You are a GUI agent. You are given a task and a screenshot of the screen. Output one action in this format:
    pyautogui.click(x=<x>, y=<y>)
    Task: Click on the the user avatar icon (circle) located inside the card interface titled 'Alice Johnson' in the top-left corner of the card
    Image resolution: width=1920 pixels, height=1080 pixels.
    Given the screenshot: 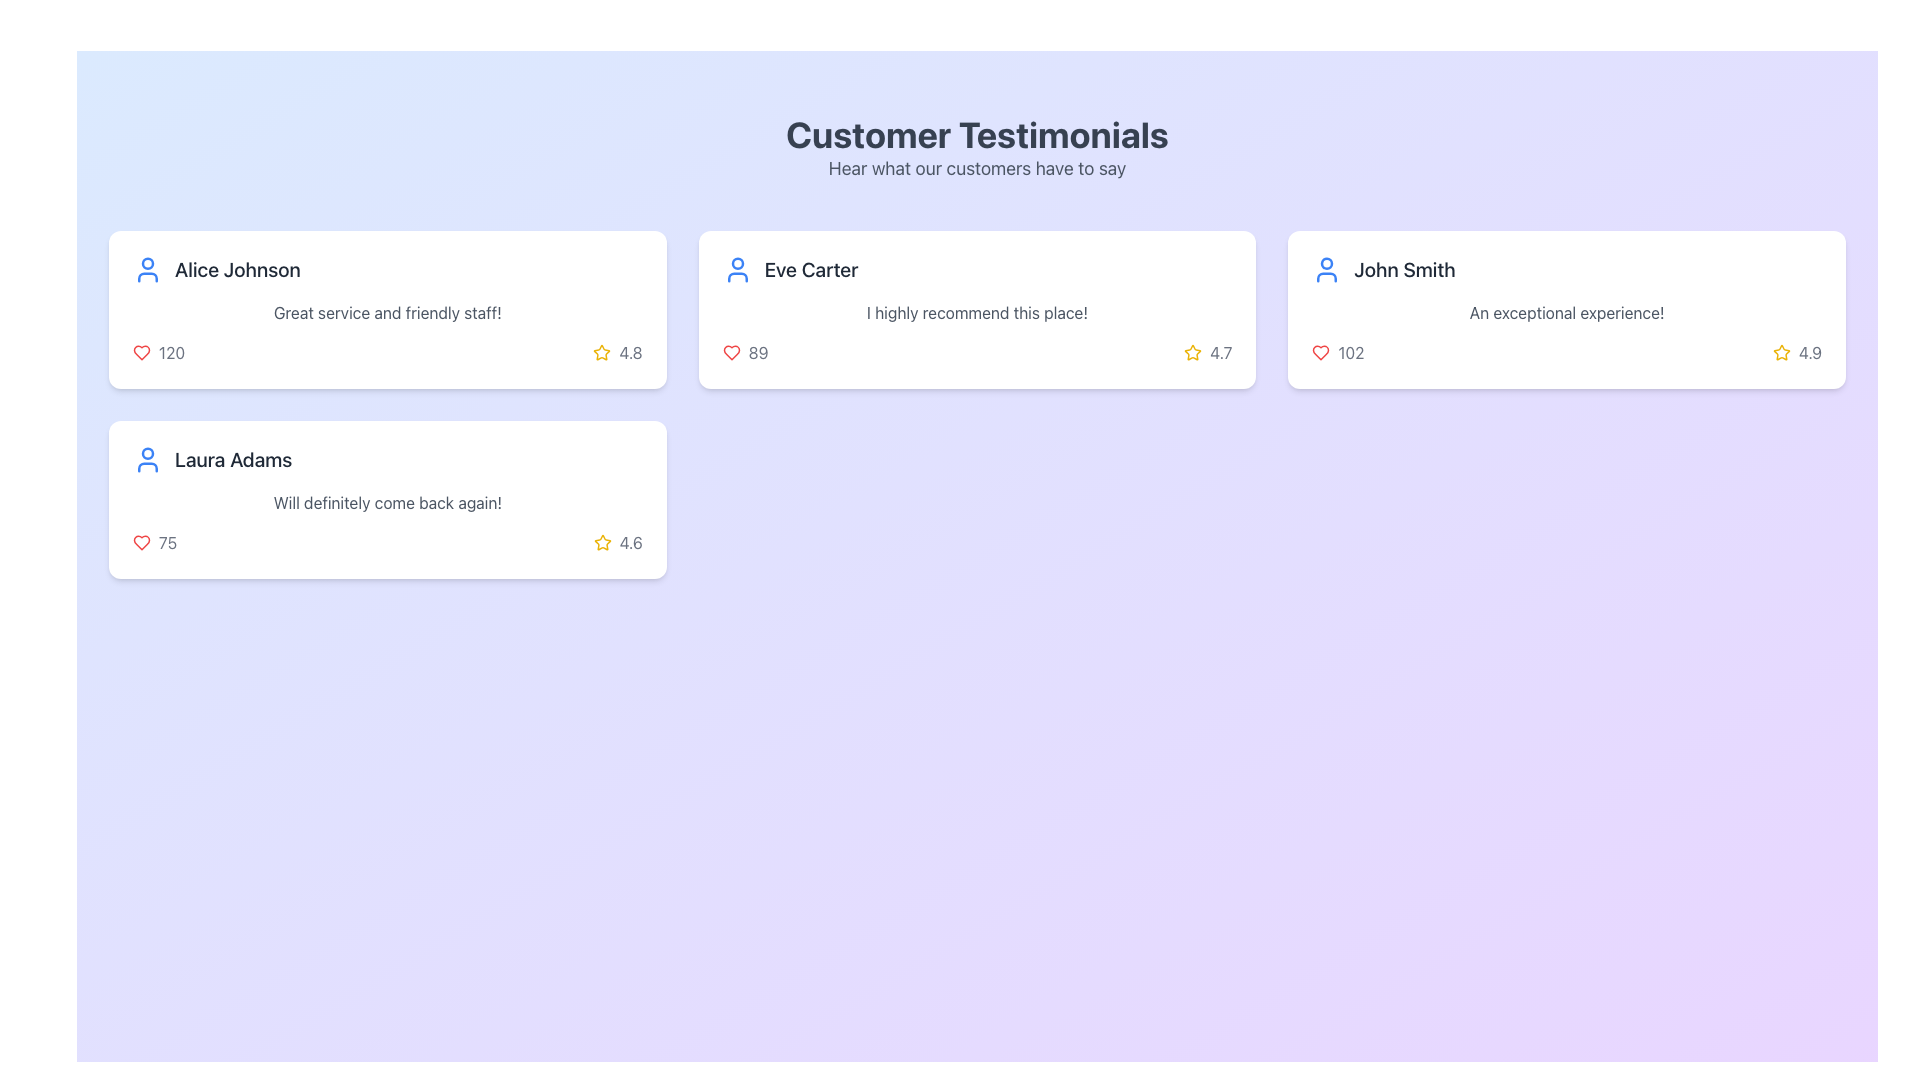 What is the action you would take?
    pyautogui.click(x=147, y=261)
    